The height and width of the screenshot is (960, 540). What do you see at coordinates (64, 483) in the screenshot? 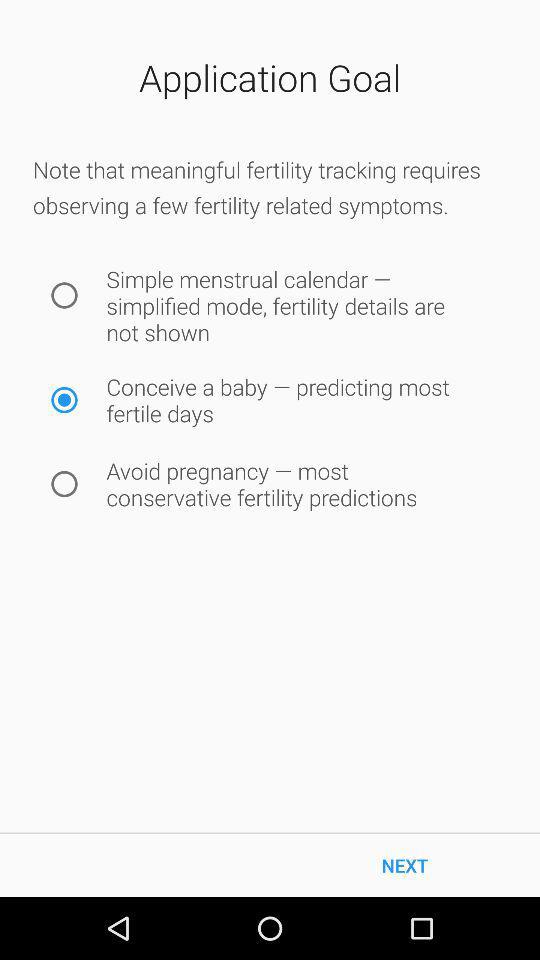
I see `the third option` at bounding box center [64, 483].